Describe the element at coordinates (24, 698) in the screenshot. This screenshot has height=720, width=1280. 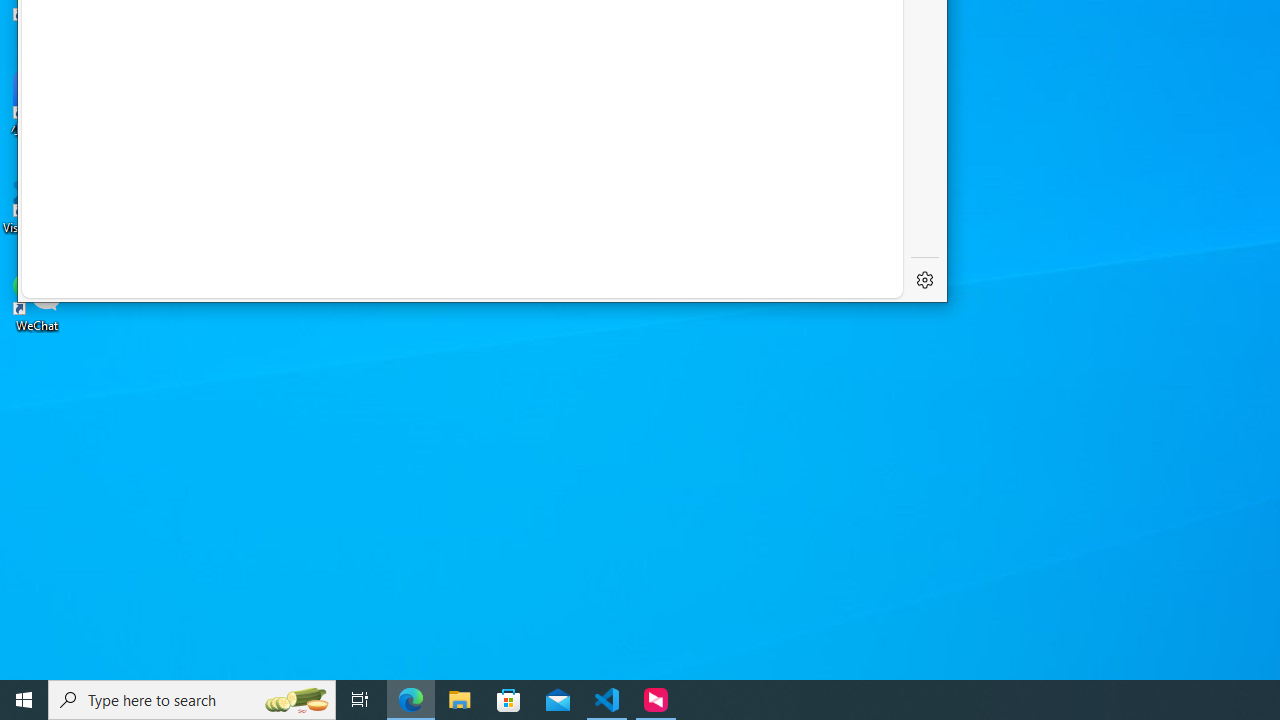
I see `'Start'` at that location.